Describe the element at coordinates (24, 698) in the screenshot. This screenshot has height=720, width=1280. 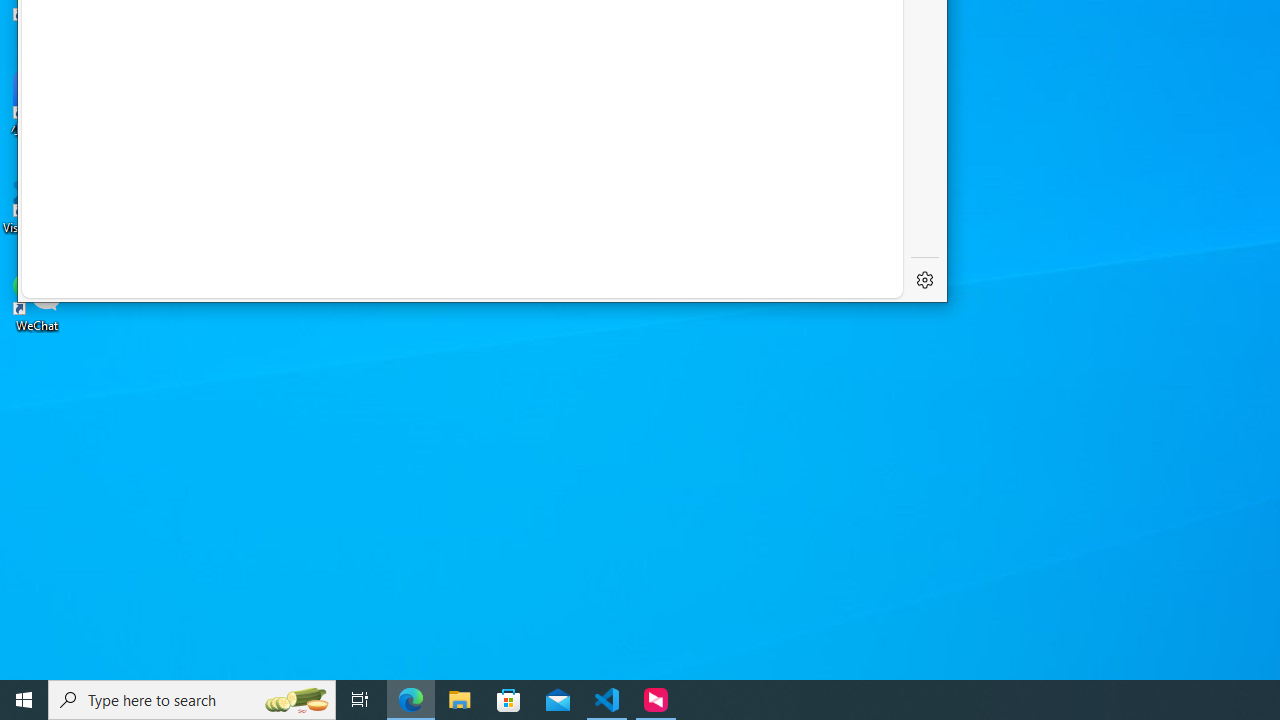
I see `'Start'` at that location.